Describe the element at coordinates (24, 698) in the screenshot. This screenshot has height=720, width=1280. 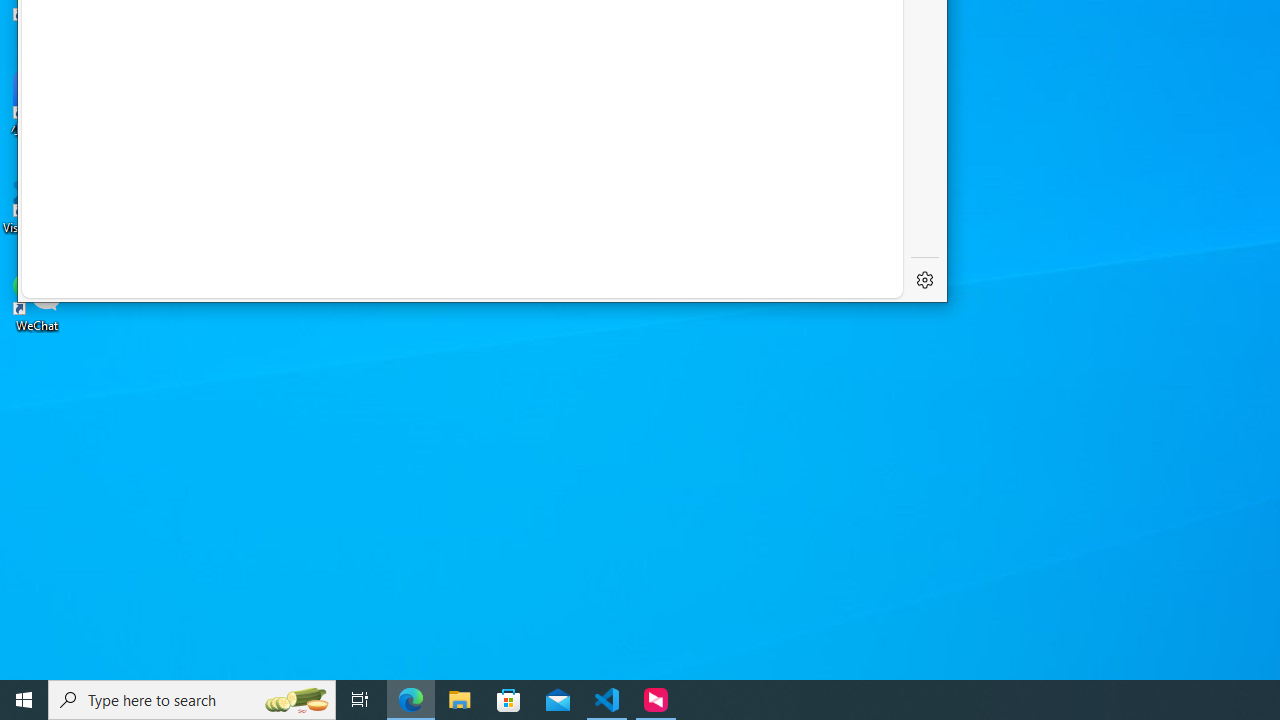
I see `'Start'` at that location.